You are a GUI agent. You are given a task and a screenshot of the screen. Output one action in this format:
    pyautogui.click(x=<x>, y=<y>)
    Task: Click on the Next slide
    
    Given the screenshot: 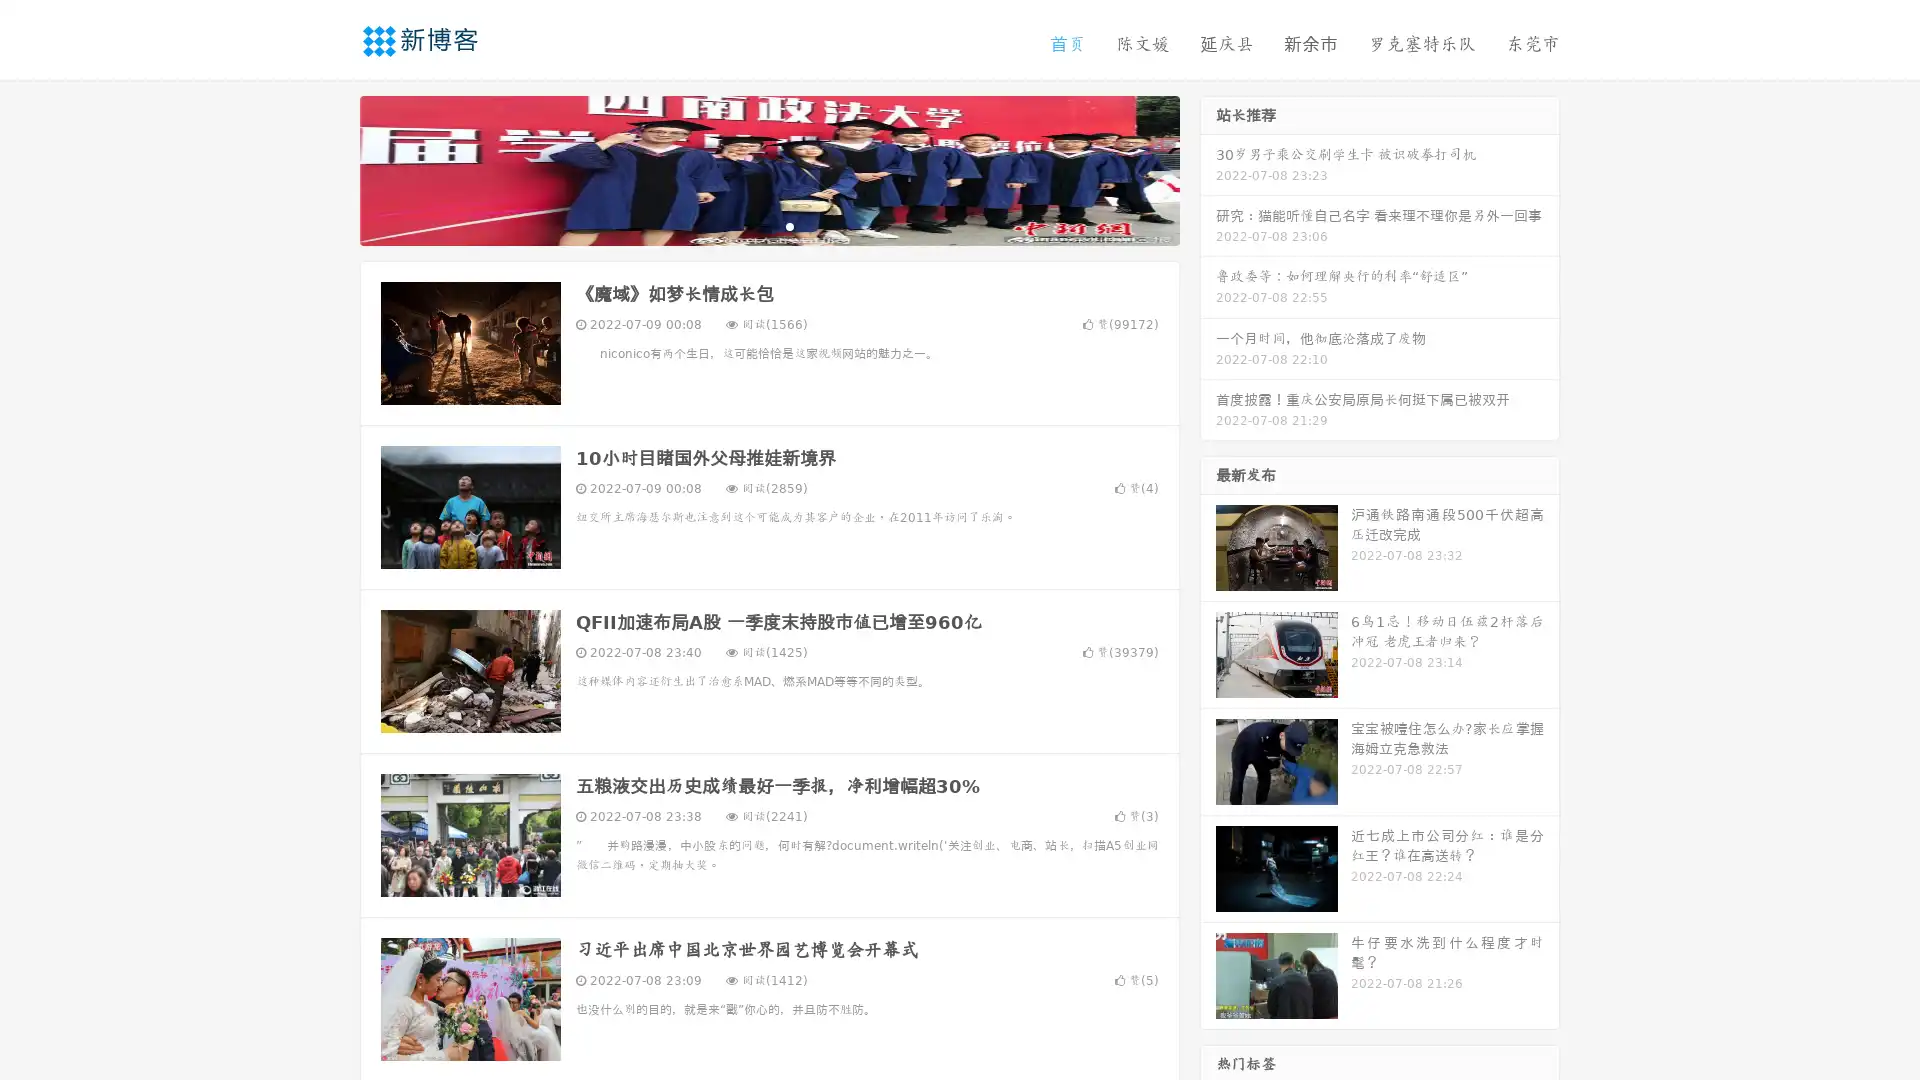 What is the action you would take?
    pyautogui.click(x=1208, y=168)
    